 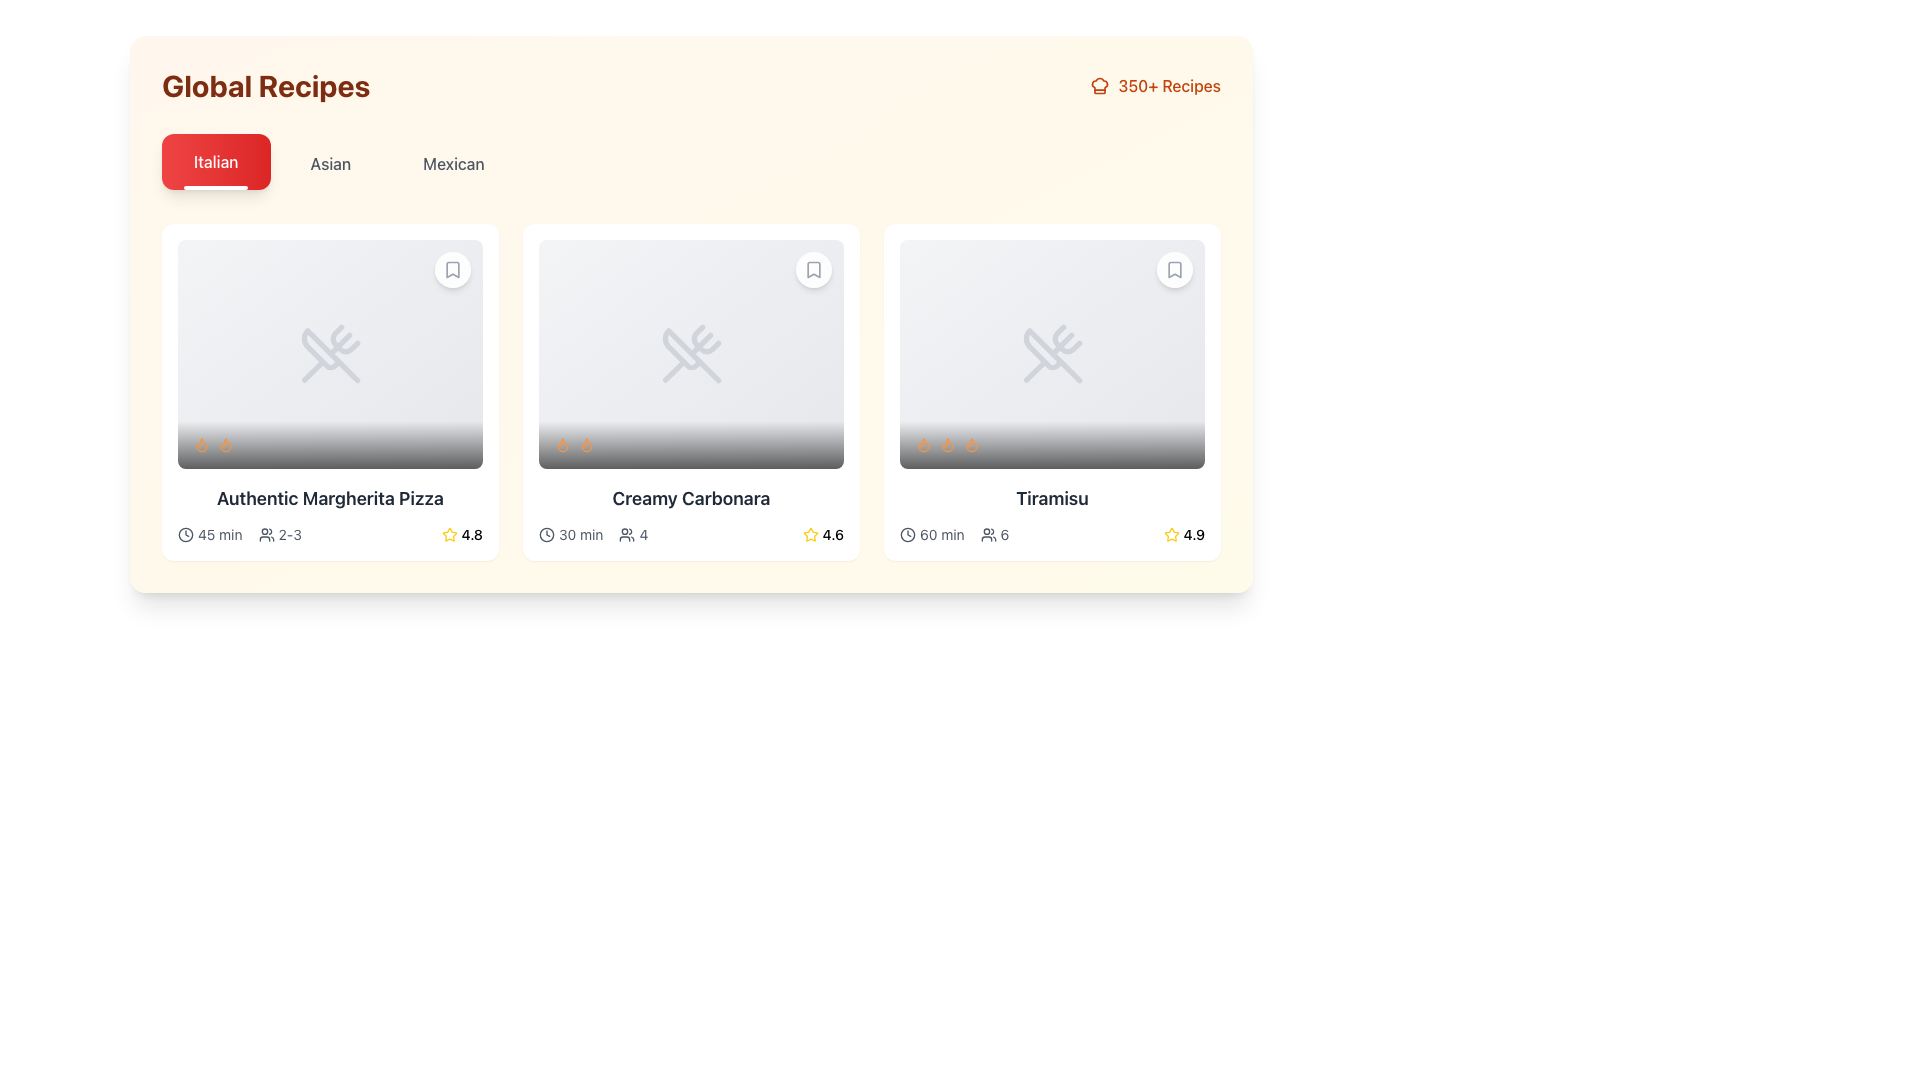 What do you see at coordinates (1194, 533) in the screenshot?
I see `rating value displayed on the text label for the 'Tiramisu' recipe, located at the bottom-right corner of the third card in the horizontal list layout` at bounding box center [1194, 533].